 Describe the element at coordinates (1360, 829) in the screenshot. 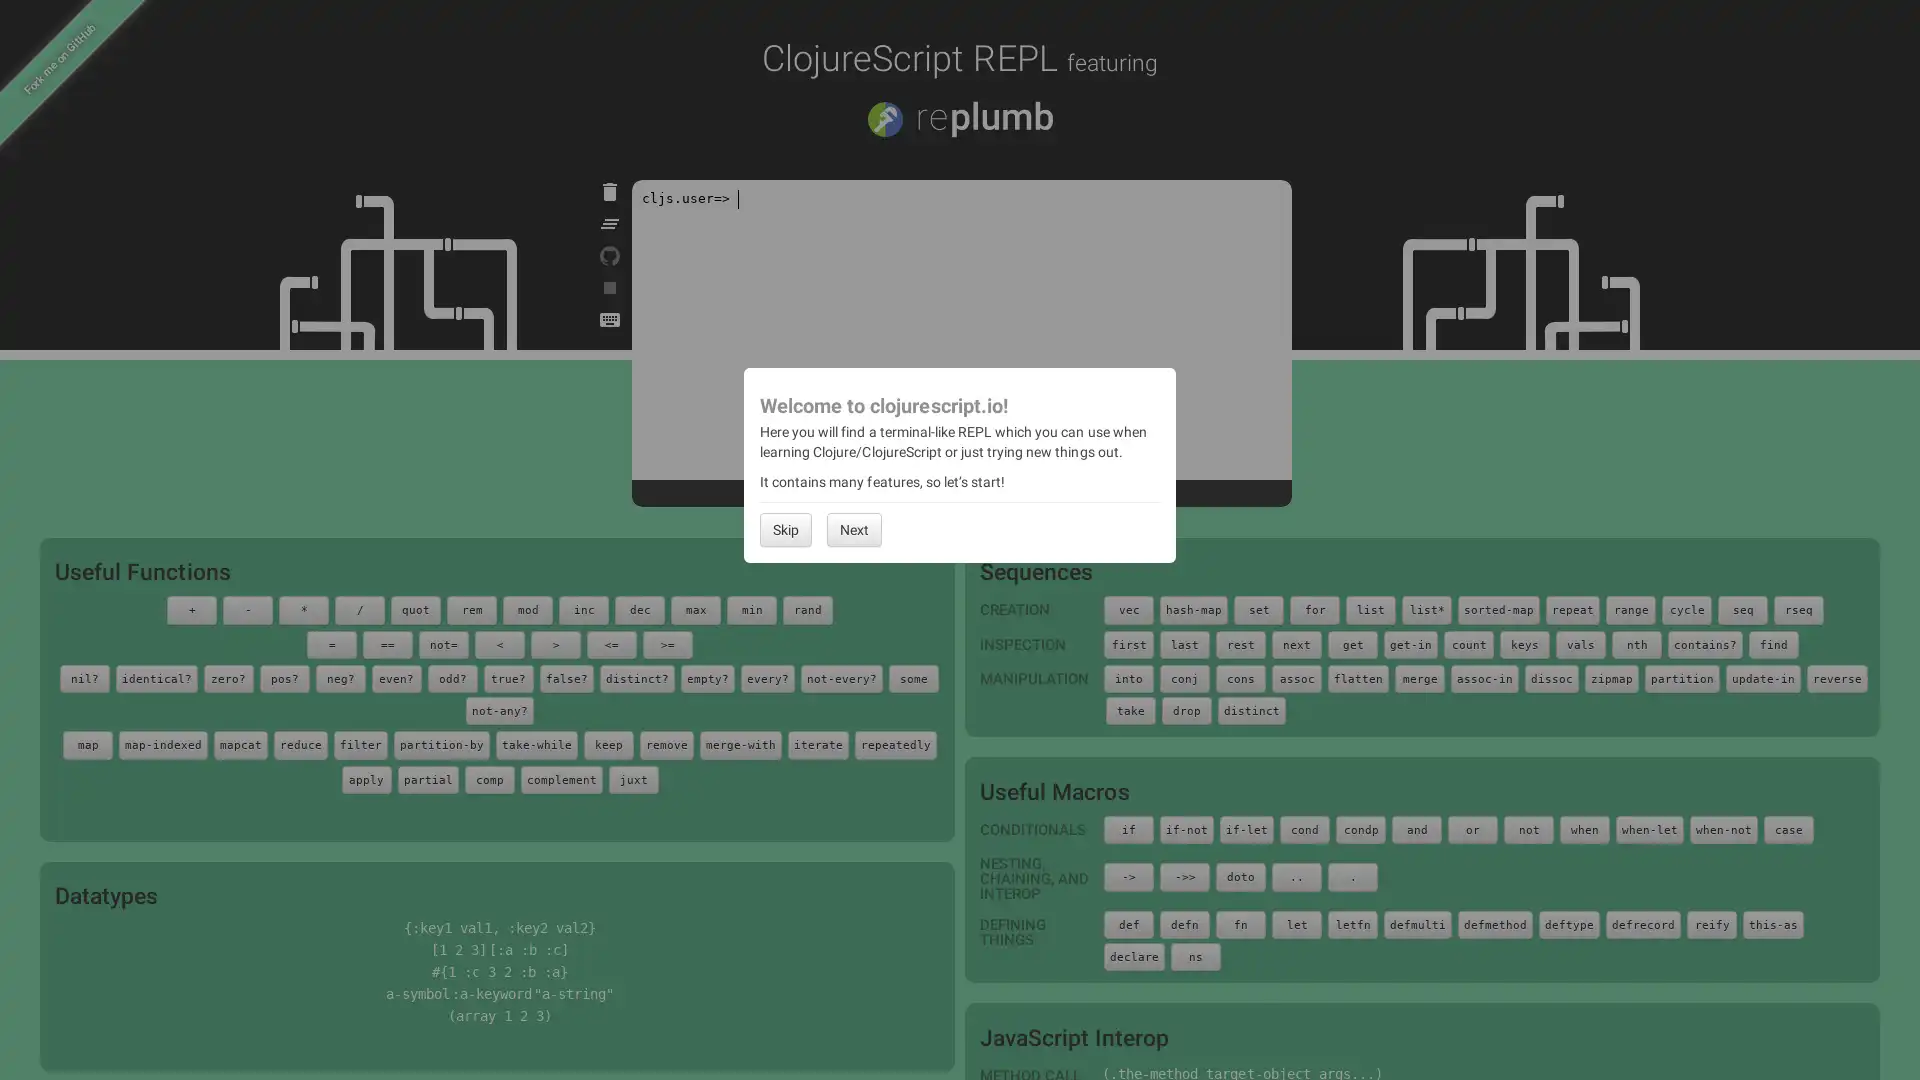

I see `condp` at that location.